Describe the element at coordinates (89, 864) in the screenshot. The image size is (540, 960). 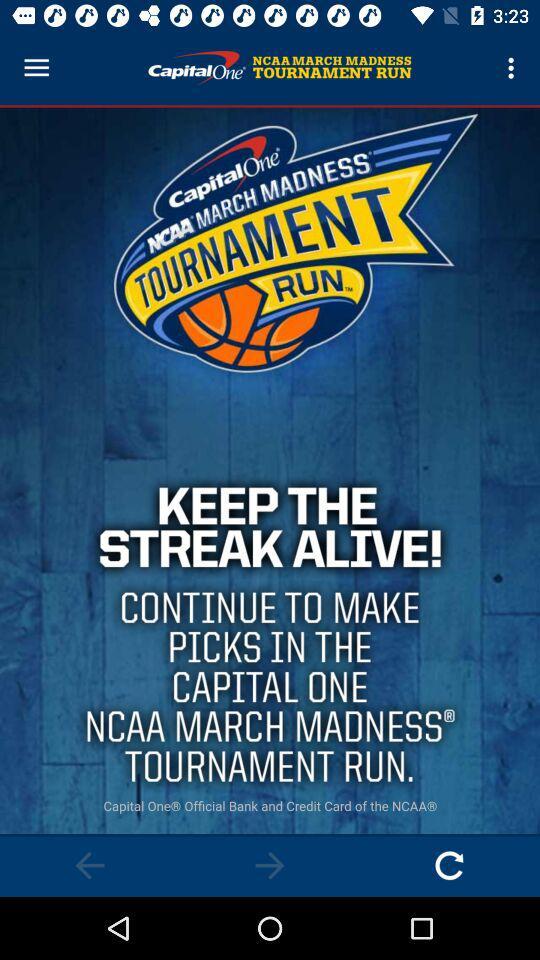
I see `the arrow_backward icon` at that location.